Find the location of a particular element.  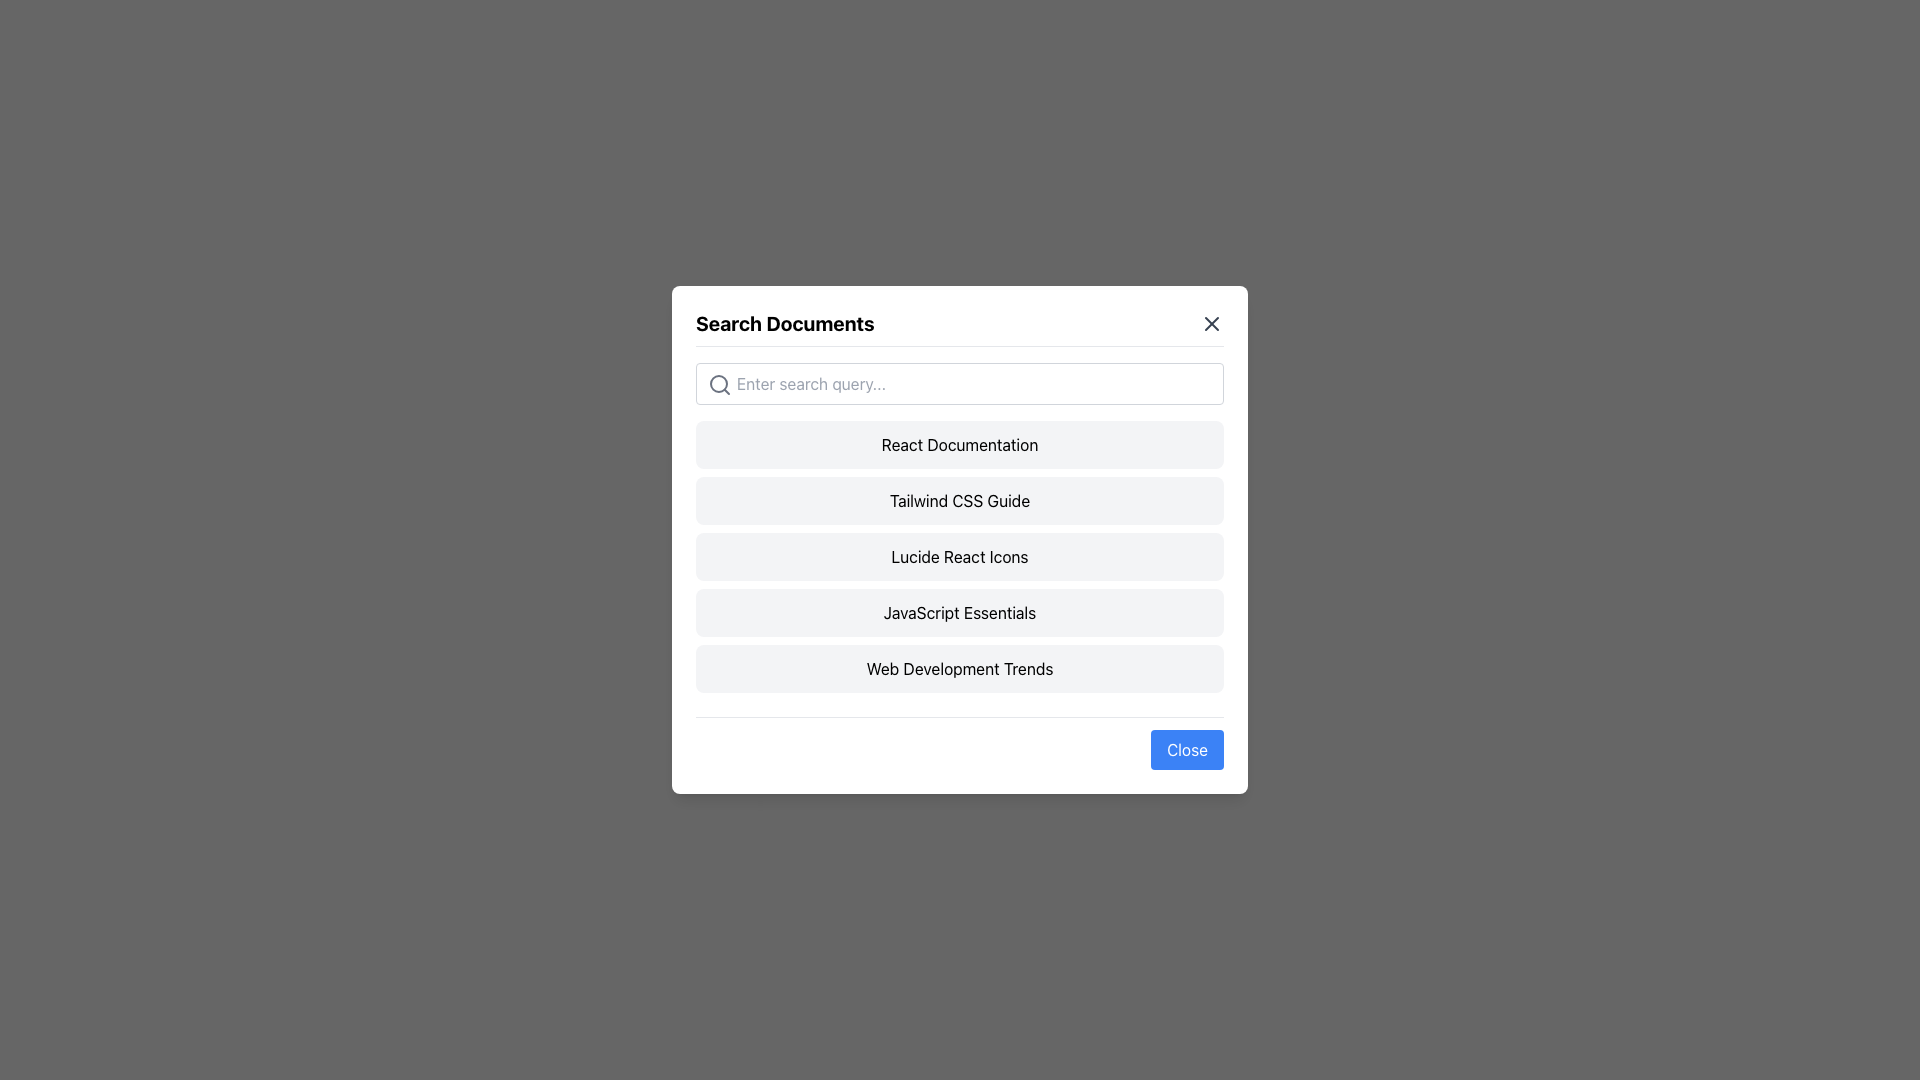

the third button in the vertically stacked list labeled 'Lucide React Icons', which is styled with a light gray rounded rectangle and bold black text is located at coordinates (960, 556).